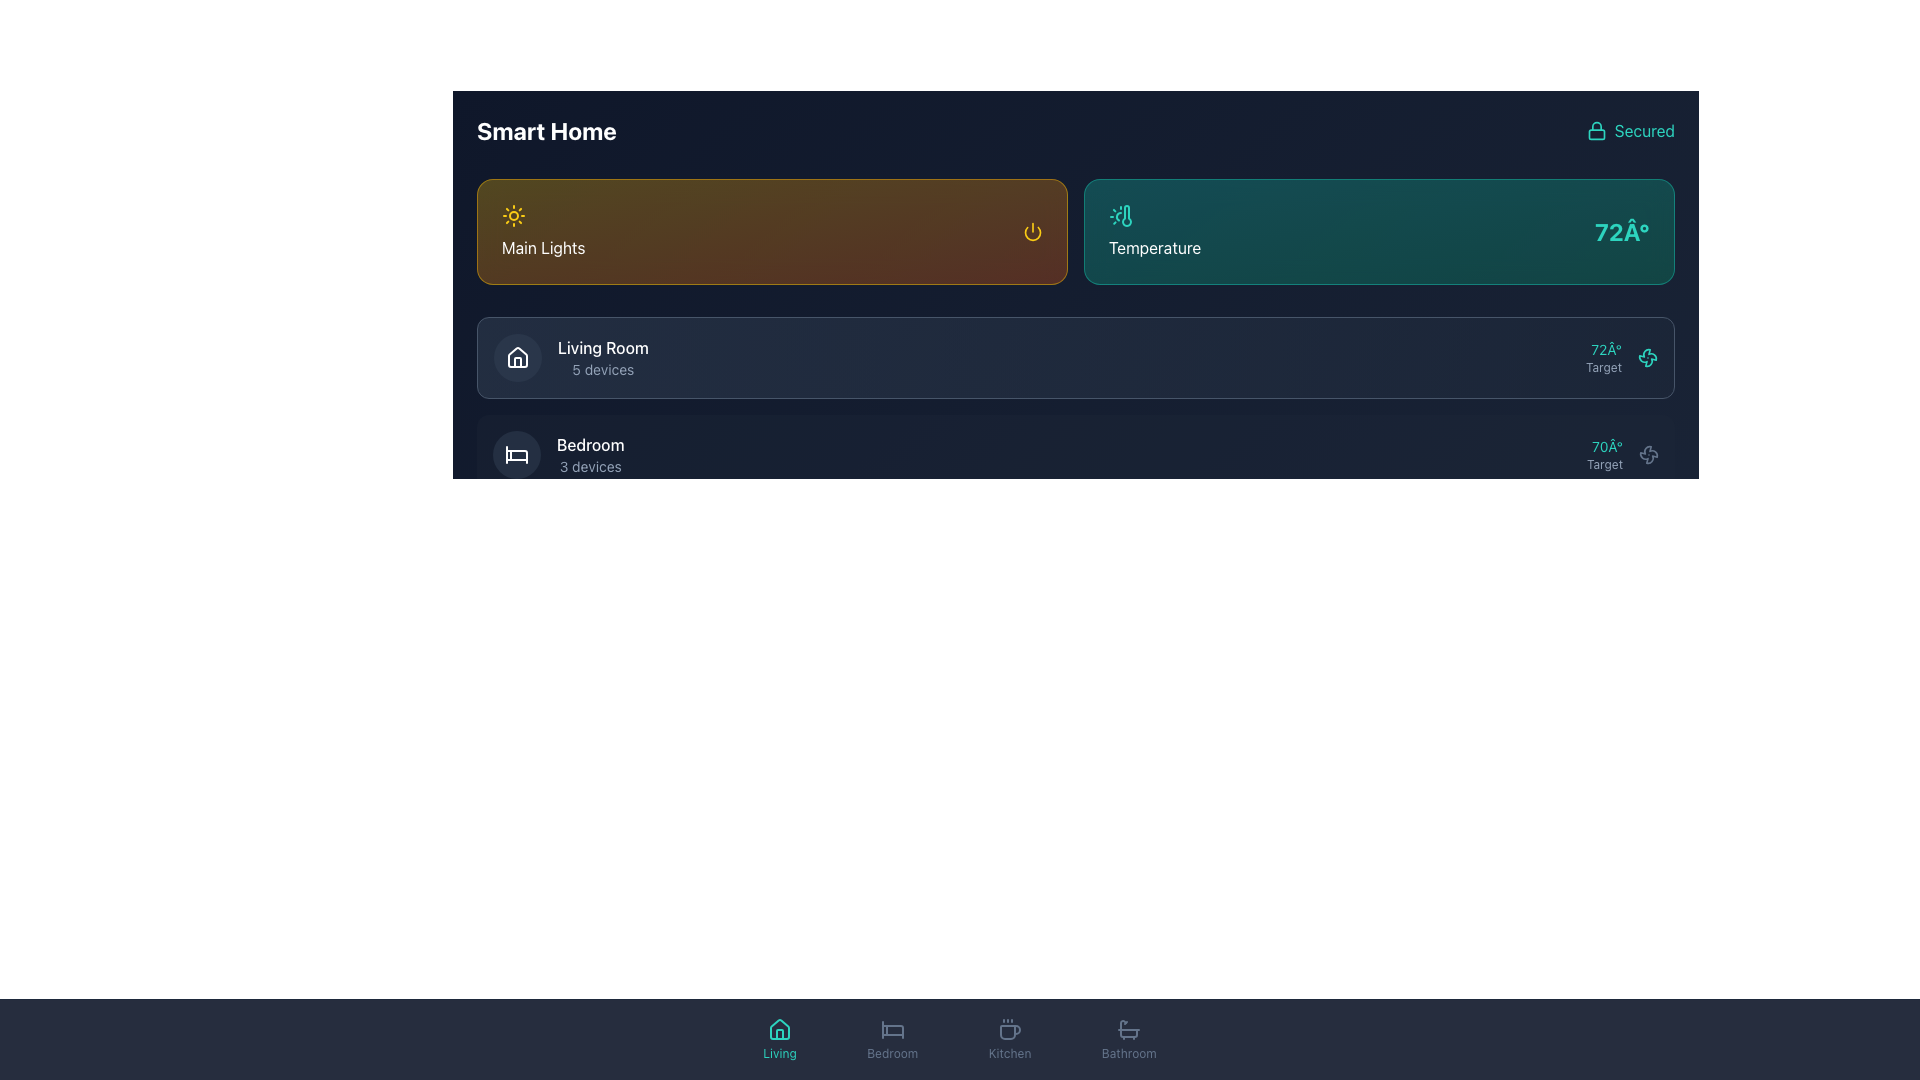 Image resolution: width=1920 pixels, height=1080 pixels. What do you see at coordinates (1010, 1052) in the screenshot?
I see `the static text label that indicates the kitchen section, located at the bottom center of the page under the coffee mug icon in the navigation bar` at bounding box center [1010, 1052].